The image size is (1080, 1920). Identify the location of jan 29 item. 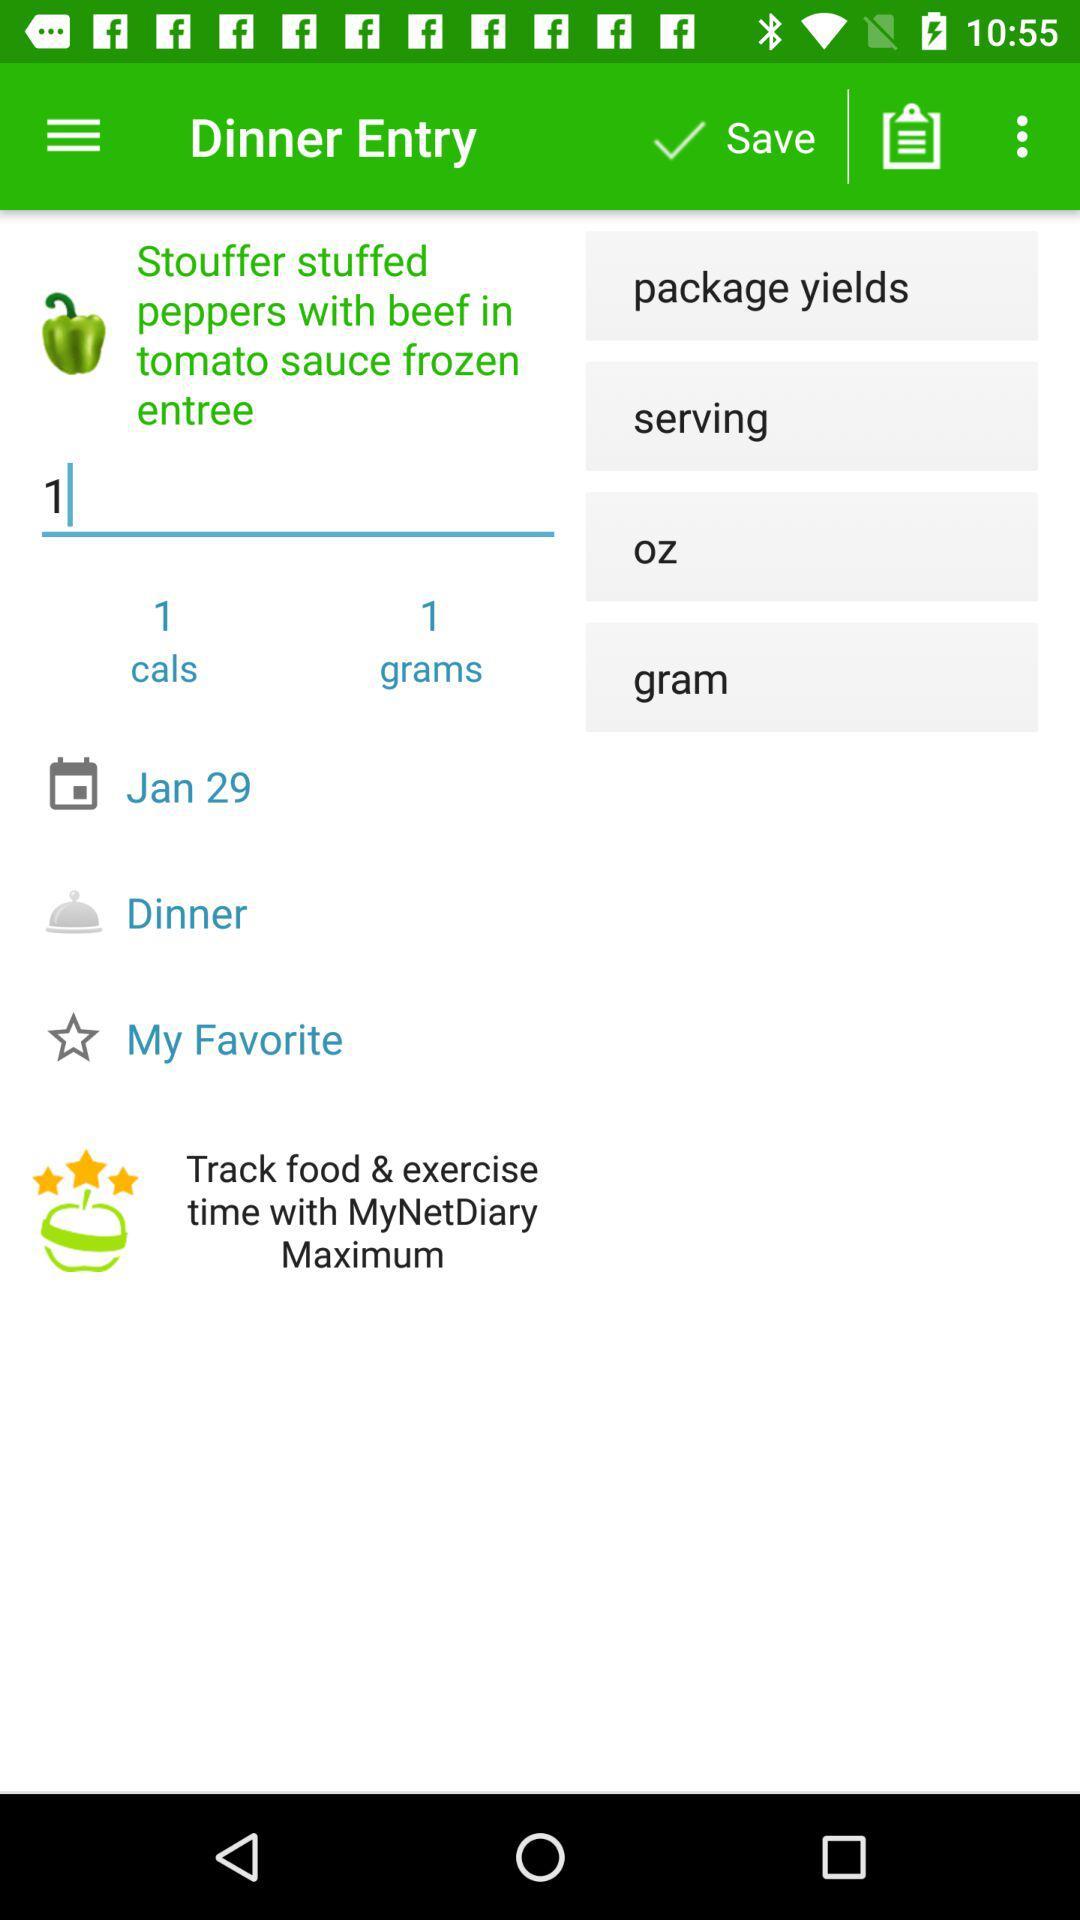
(303, 785).